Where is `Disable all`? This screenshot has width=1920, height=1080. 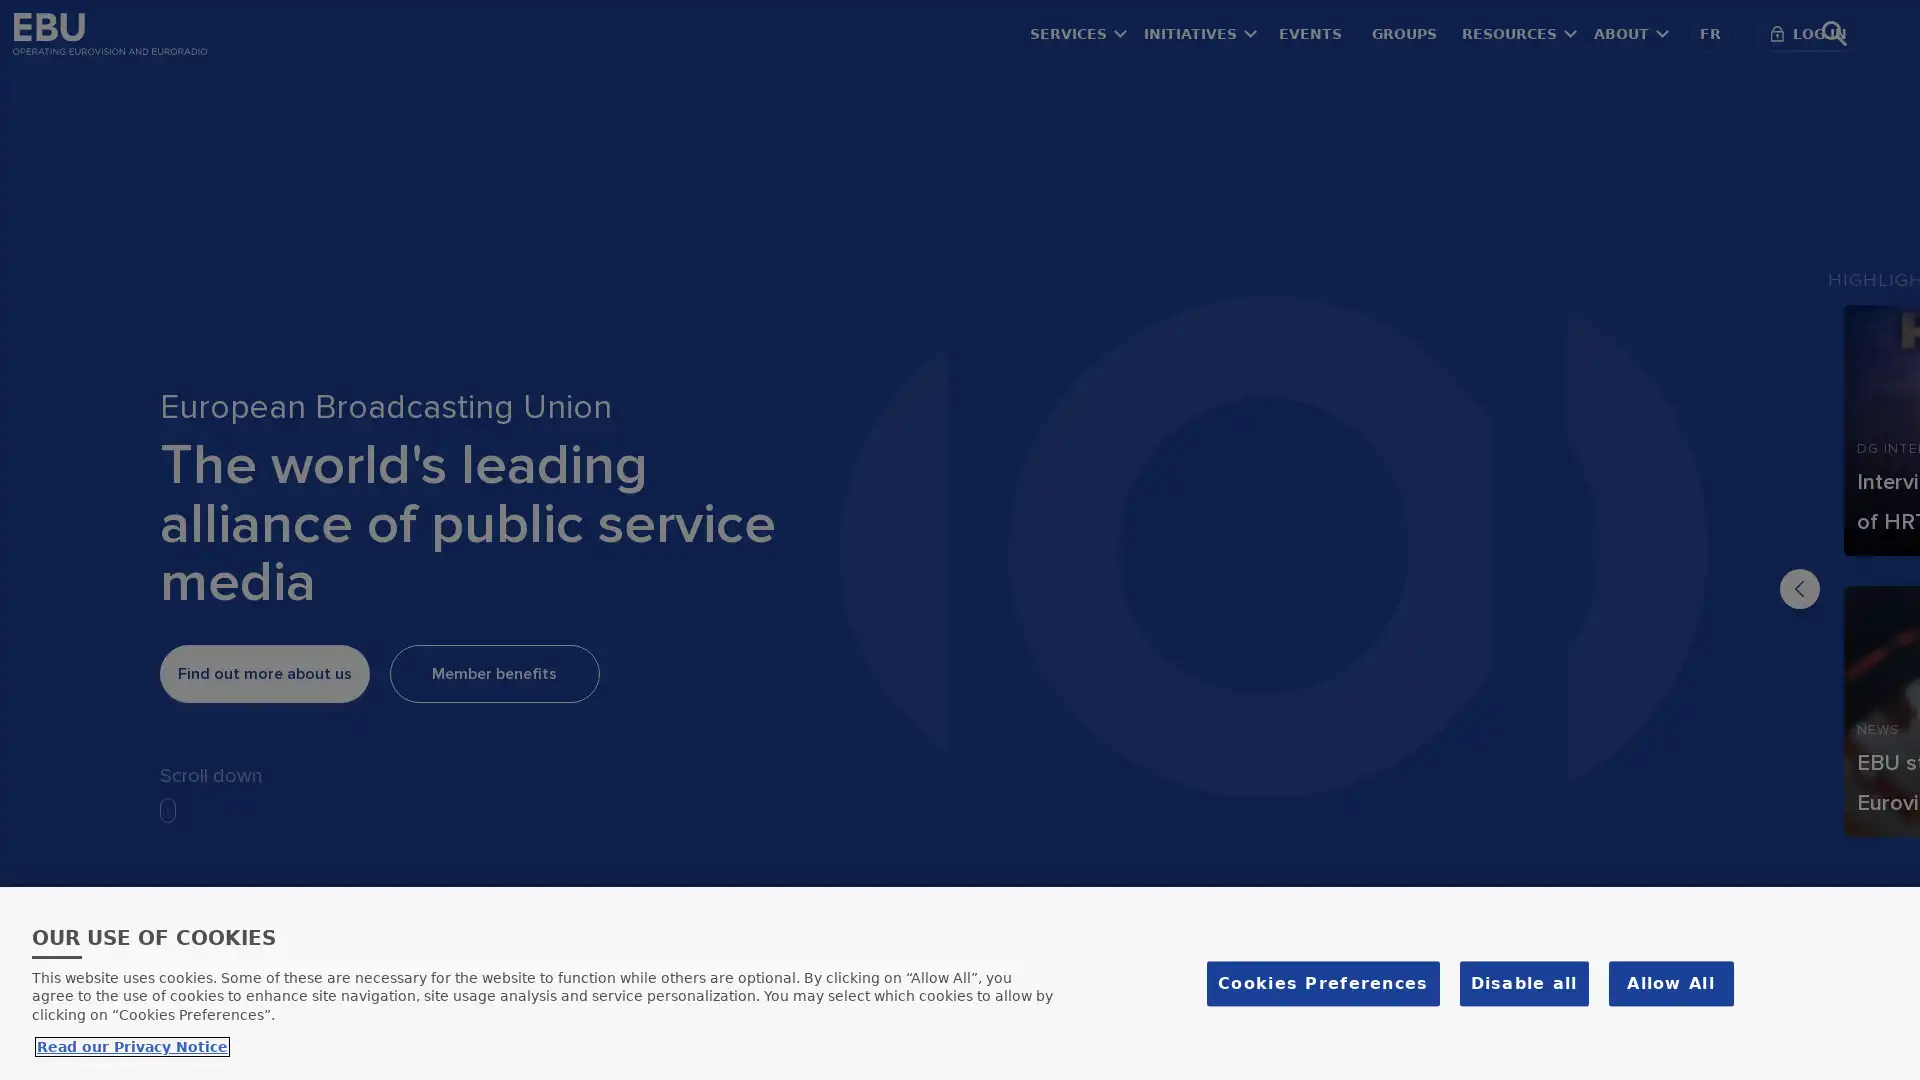
Disable all is located at coordinates (1522, 982).